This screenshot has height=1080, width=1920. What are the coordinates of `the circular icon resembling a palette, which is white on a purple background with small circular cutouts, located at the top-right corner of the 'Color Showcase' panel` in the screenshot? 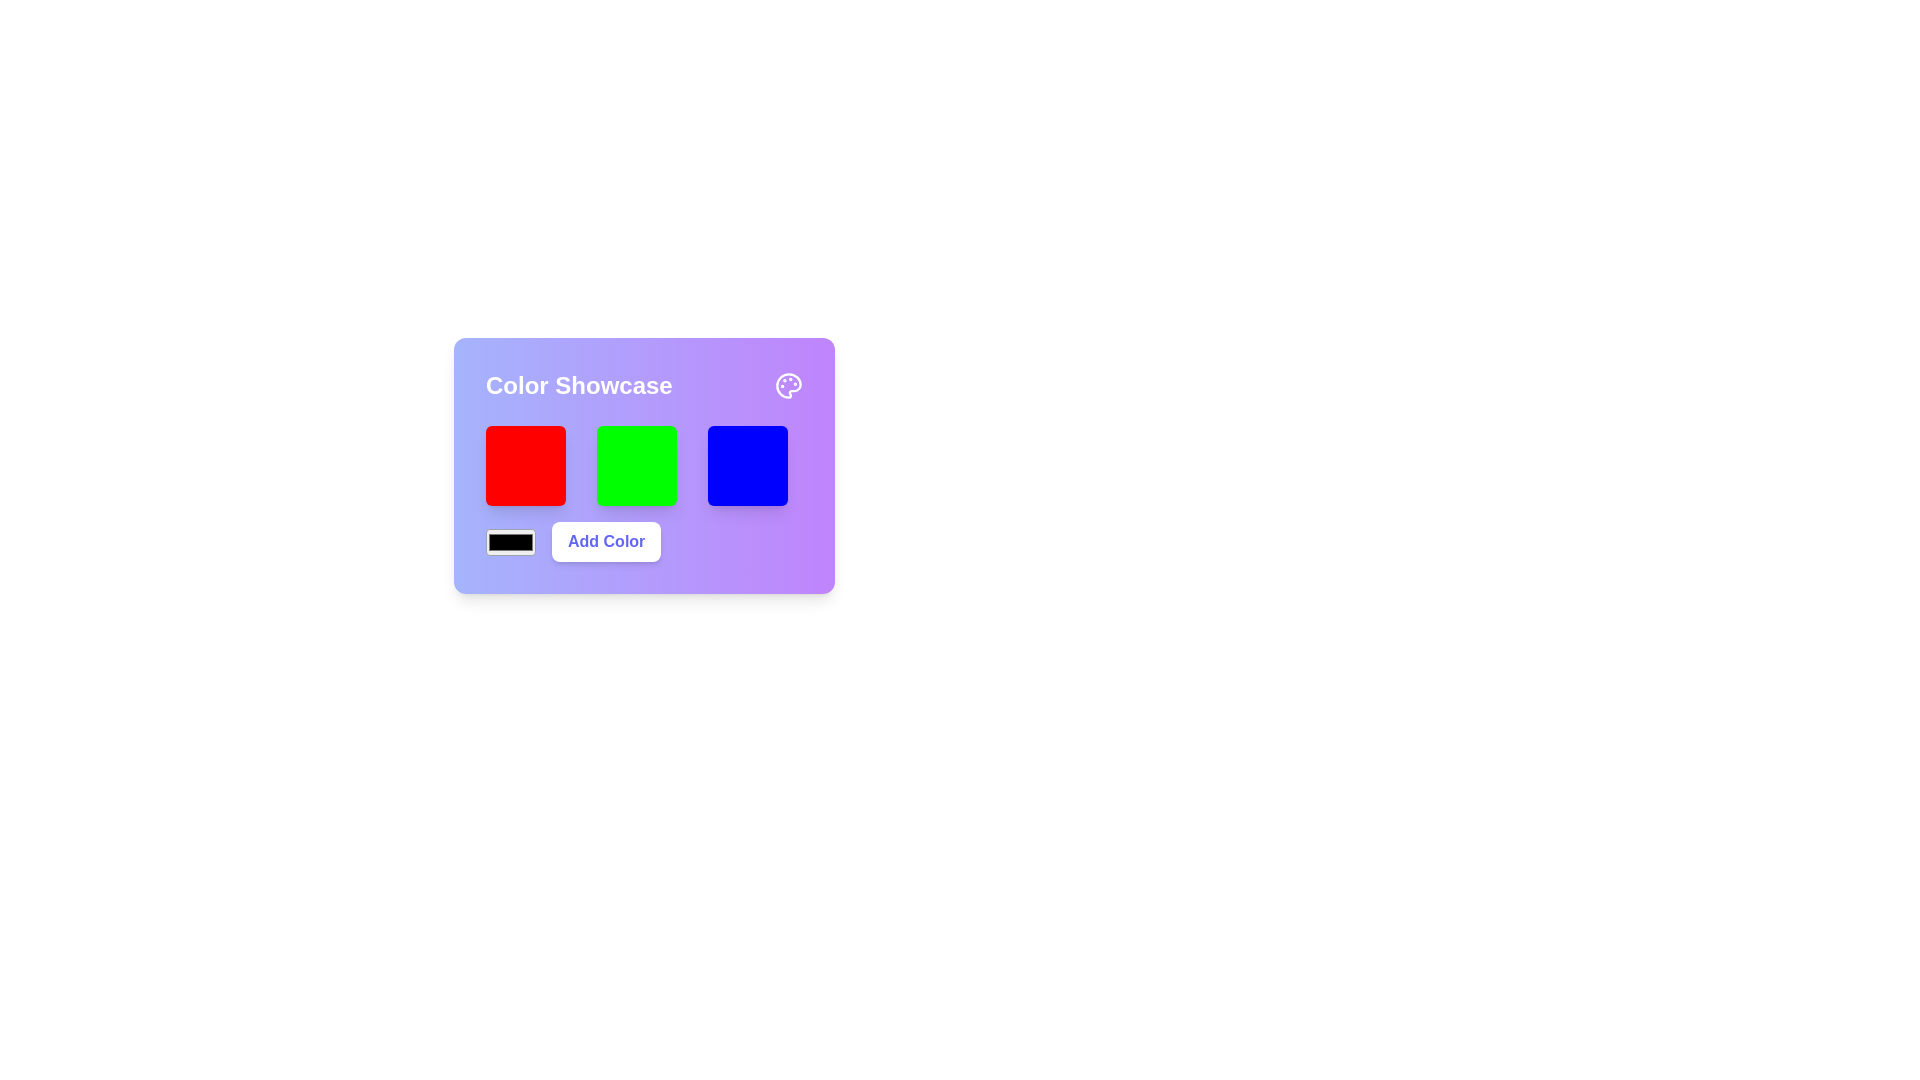 It's located at (787, 385).